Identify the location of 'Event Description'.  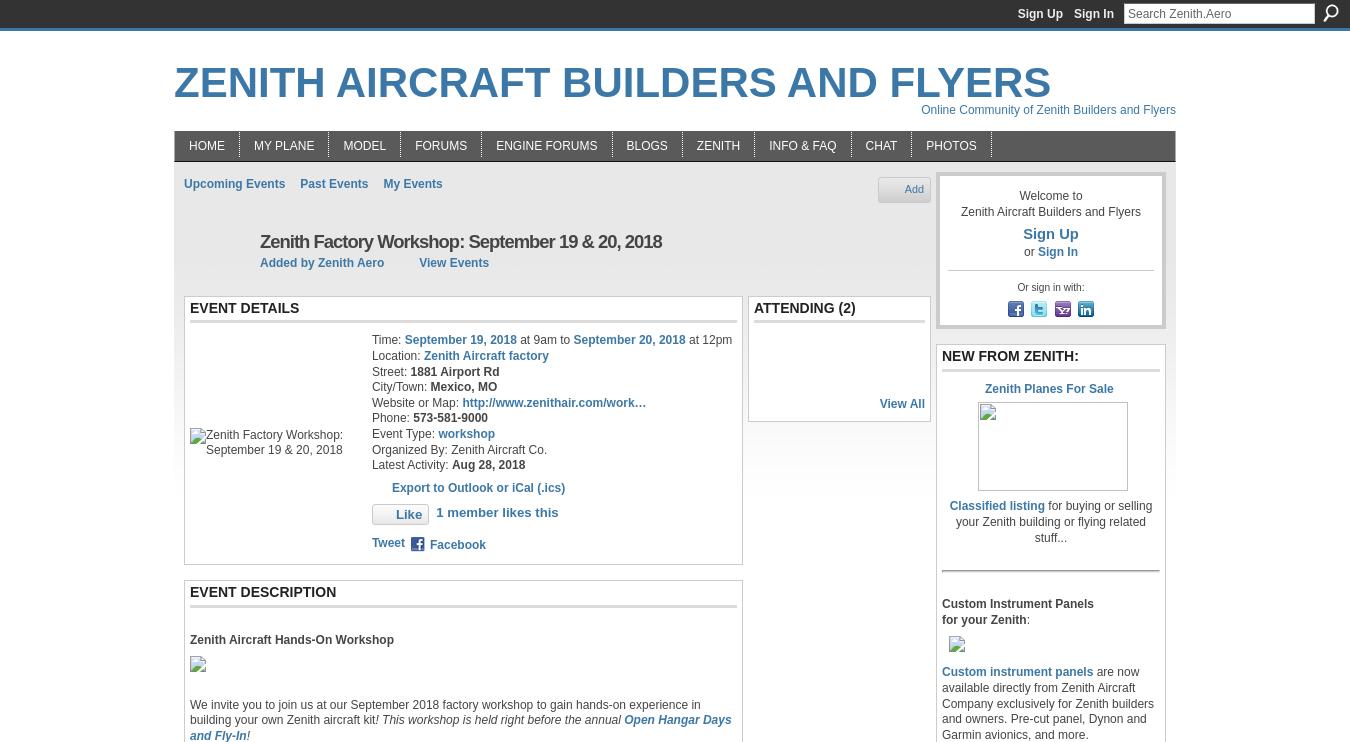
(189, 590).